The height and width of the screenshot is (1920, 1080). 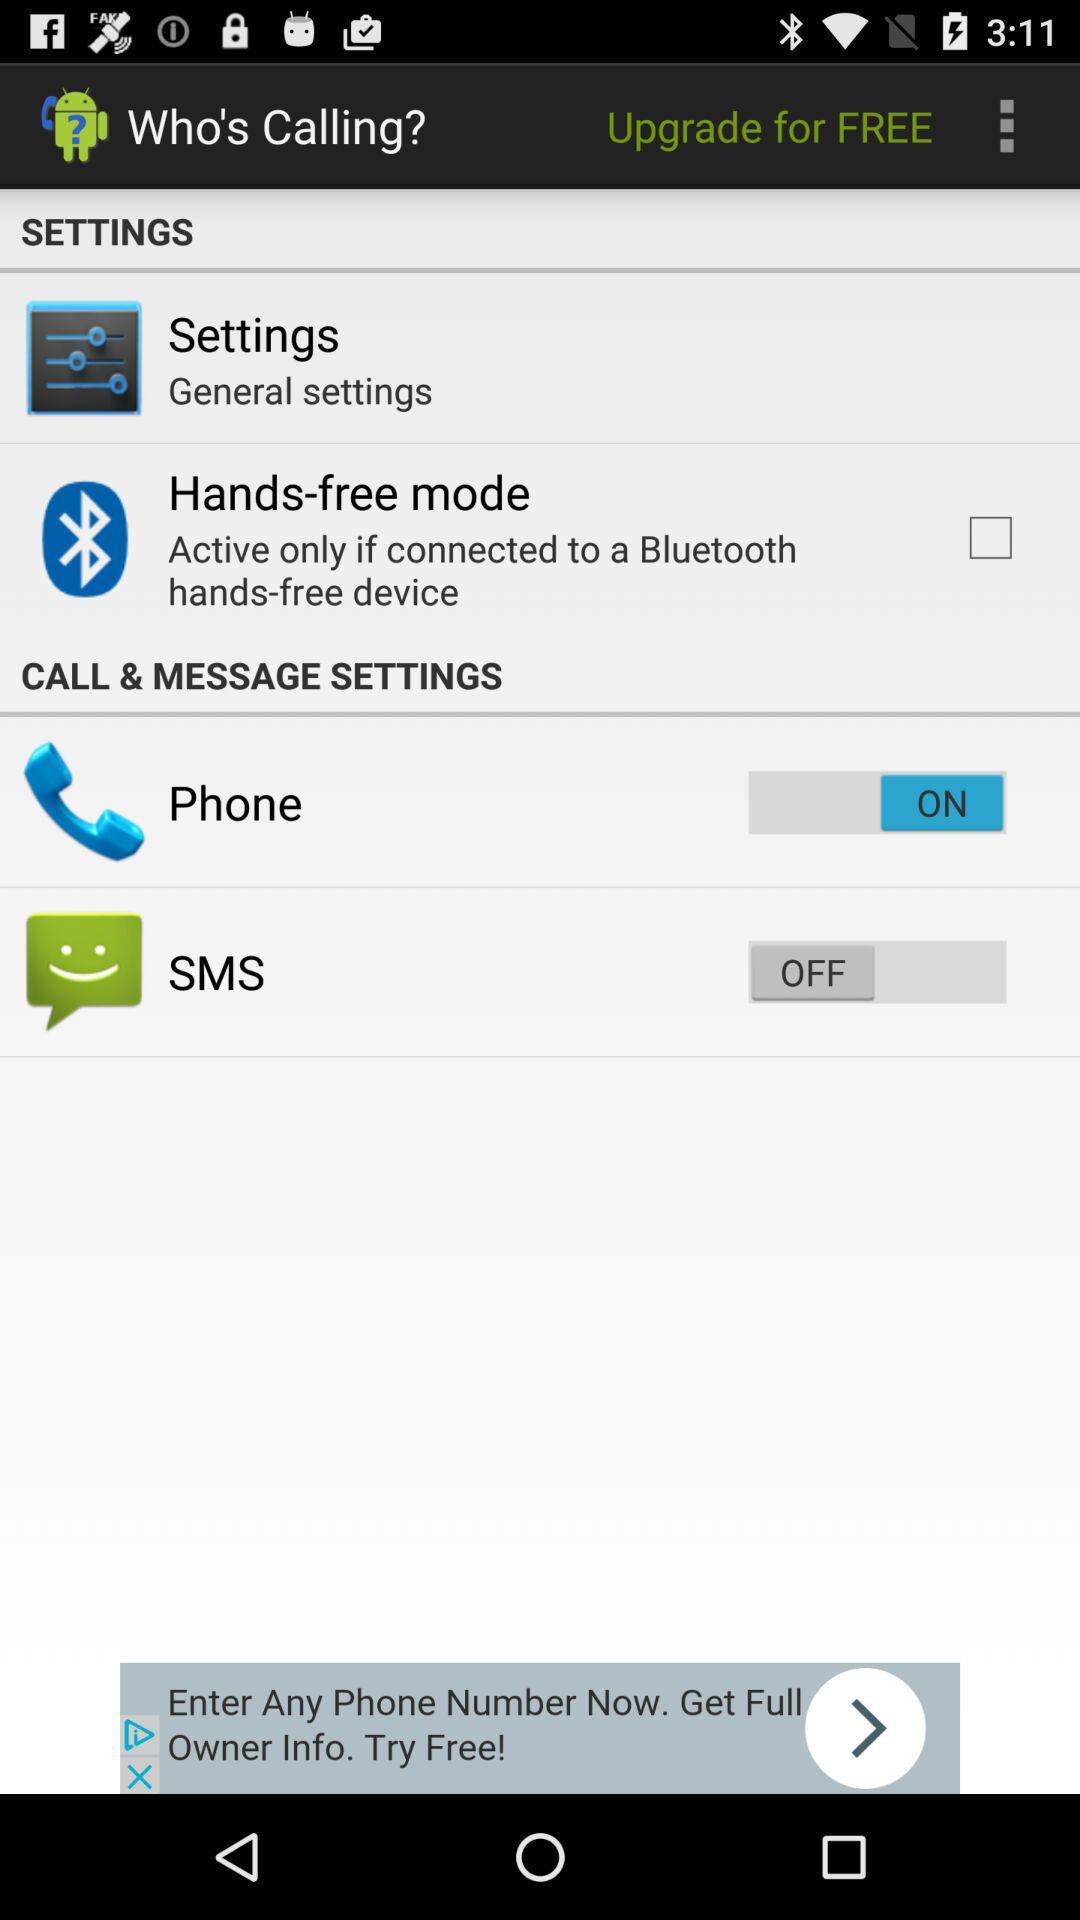 I want to click on phone on of button, so click(x=876, y=802).